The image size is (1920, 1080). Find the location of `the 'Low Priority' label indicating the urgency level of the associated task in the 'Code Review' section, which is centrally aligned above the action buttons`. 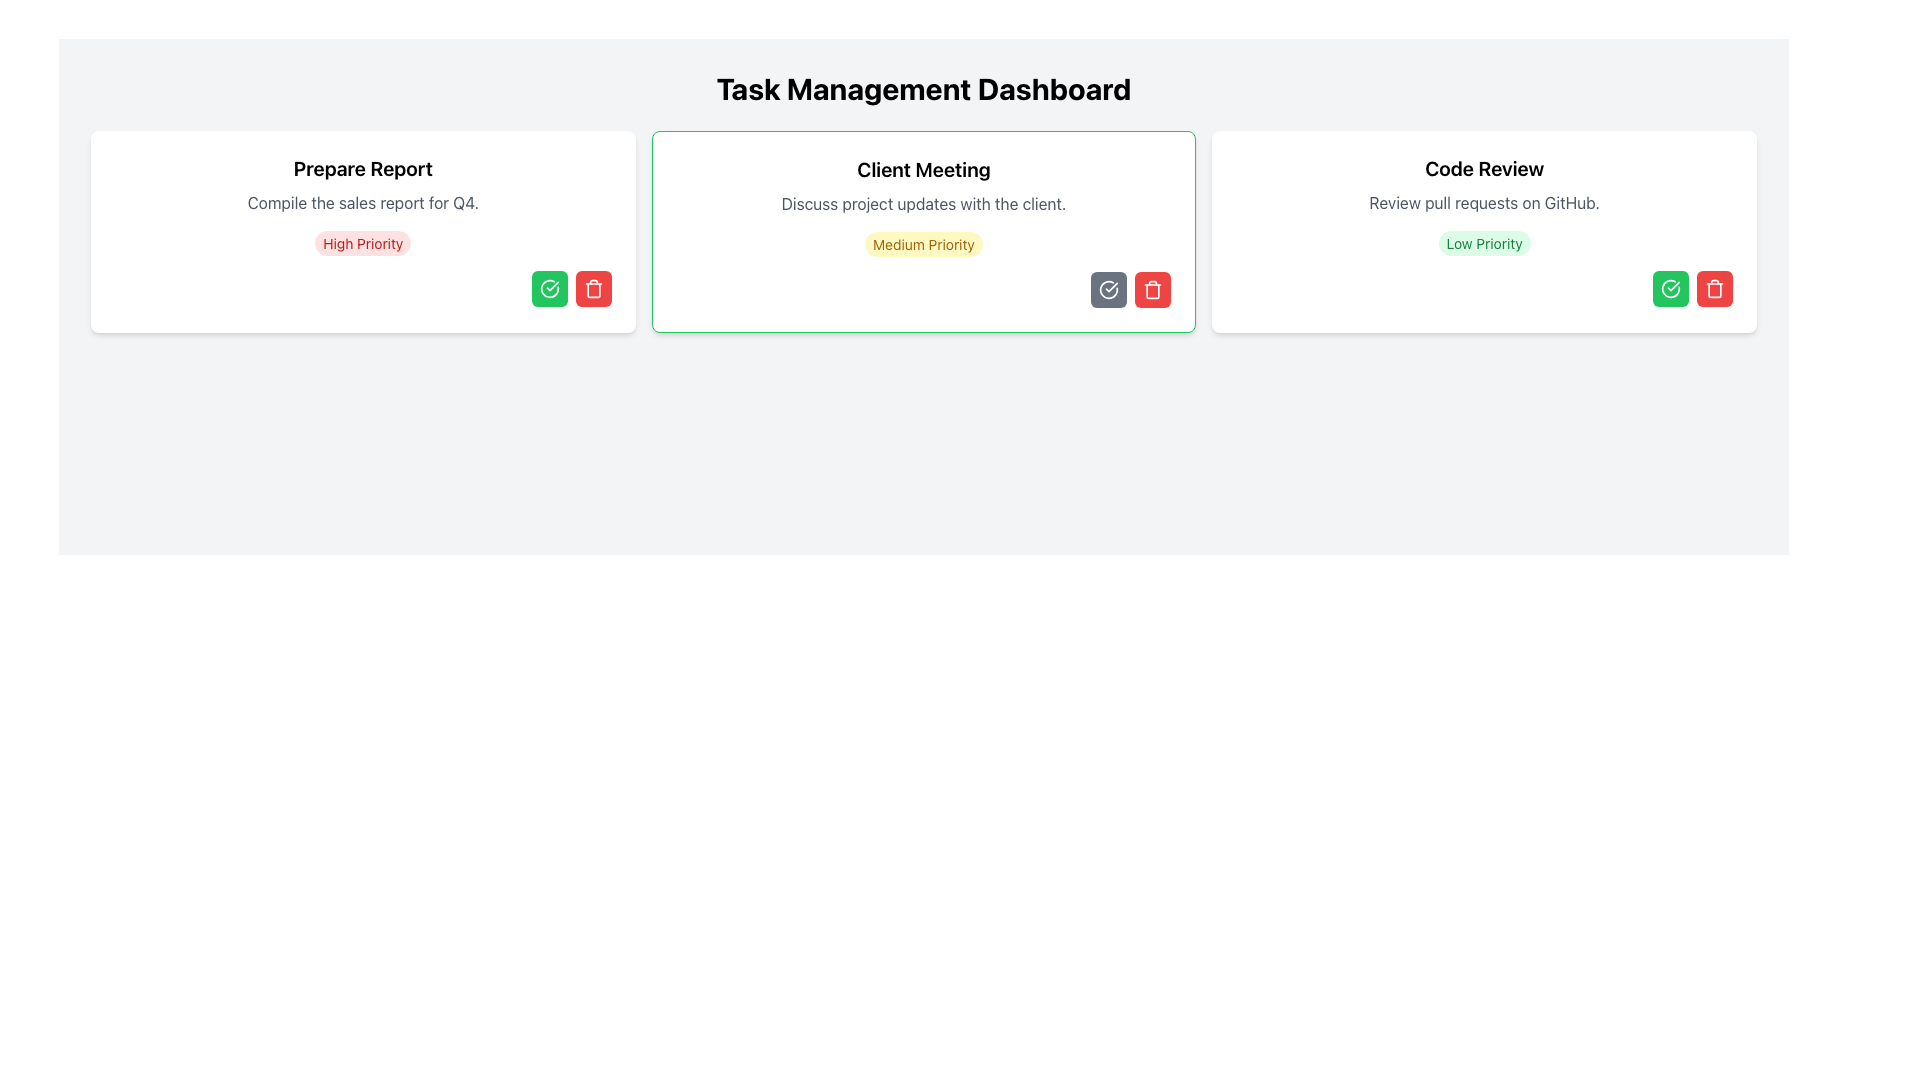

the 'Low Priority' label indicating the urgency level of the associated task in the 'Code Review' section, which is centrally aligned above the action buttons is located at coordinates (1484, 242).